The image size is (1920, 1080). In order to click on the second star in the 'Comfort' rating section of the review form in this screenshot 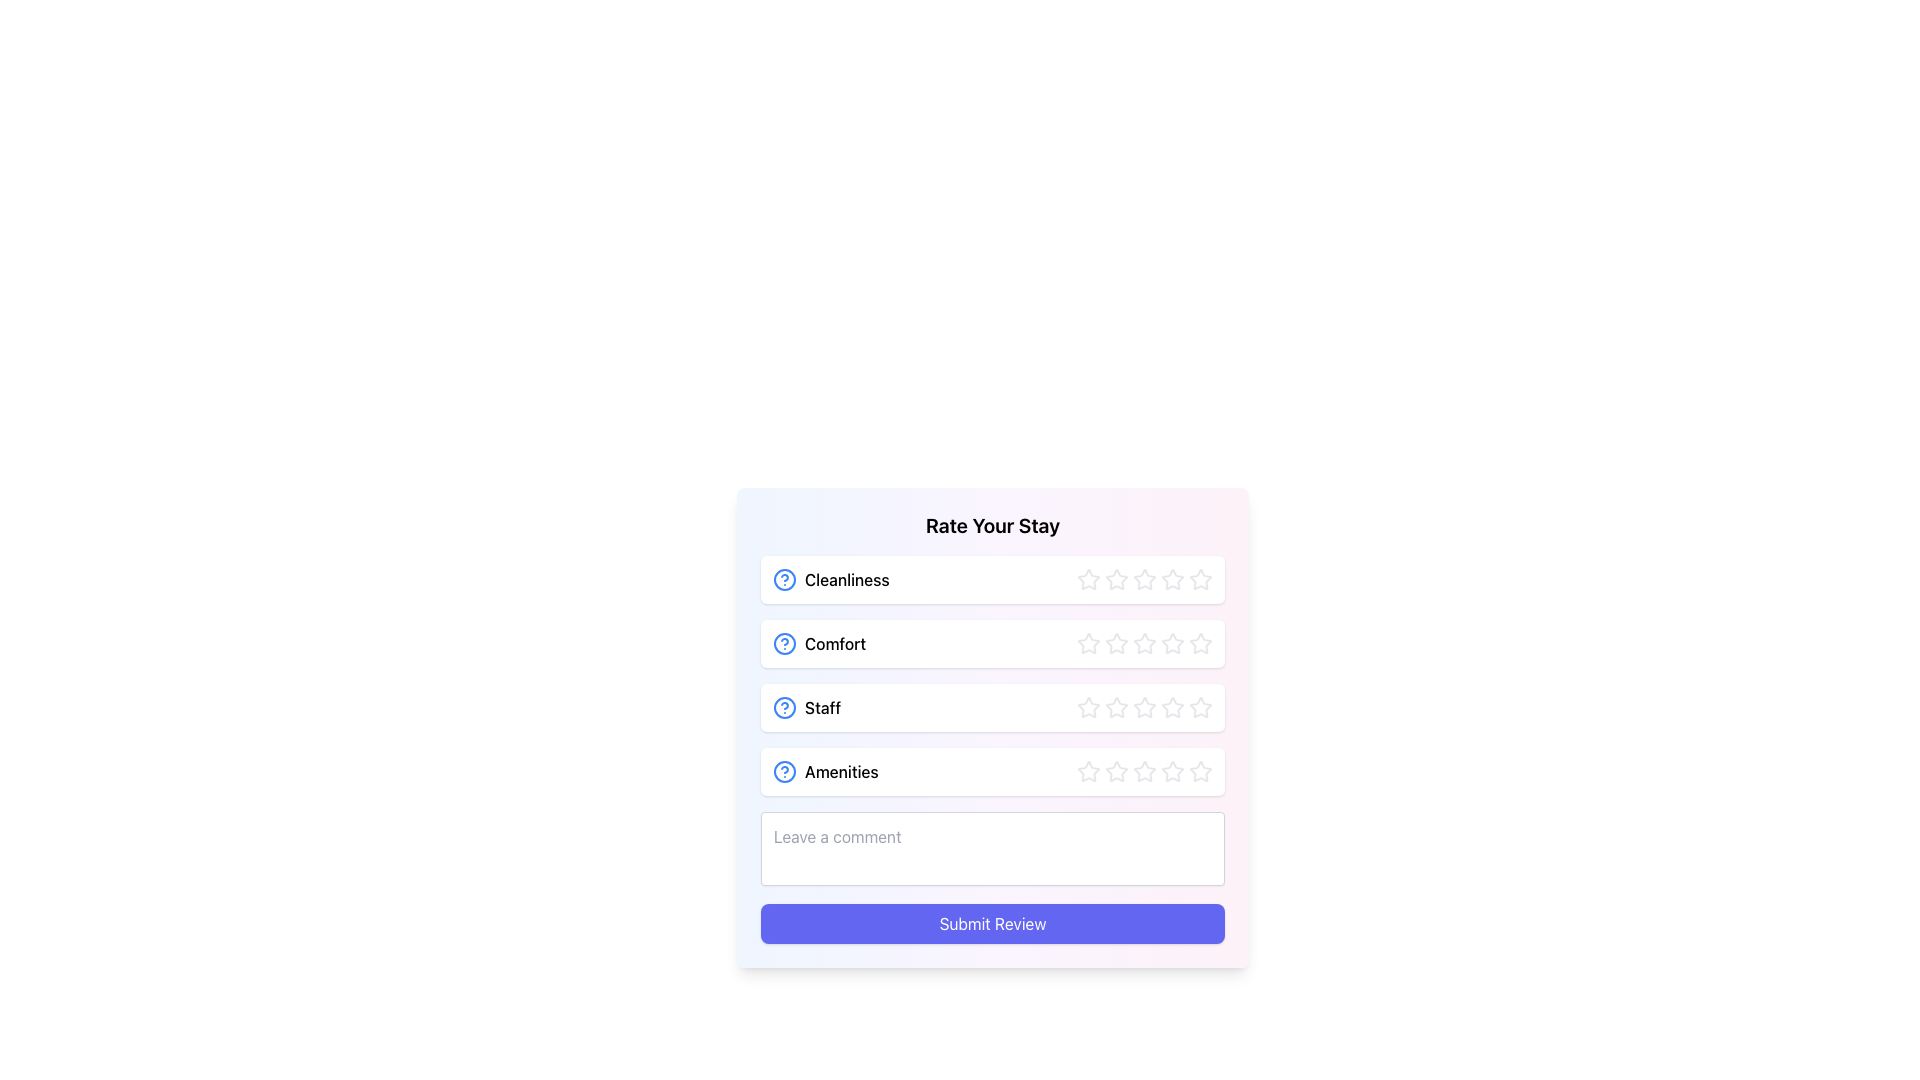, I will do `click(1145, 643)`.